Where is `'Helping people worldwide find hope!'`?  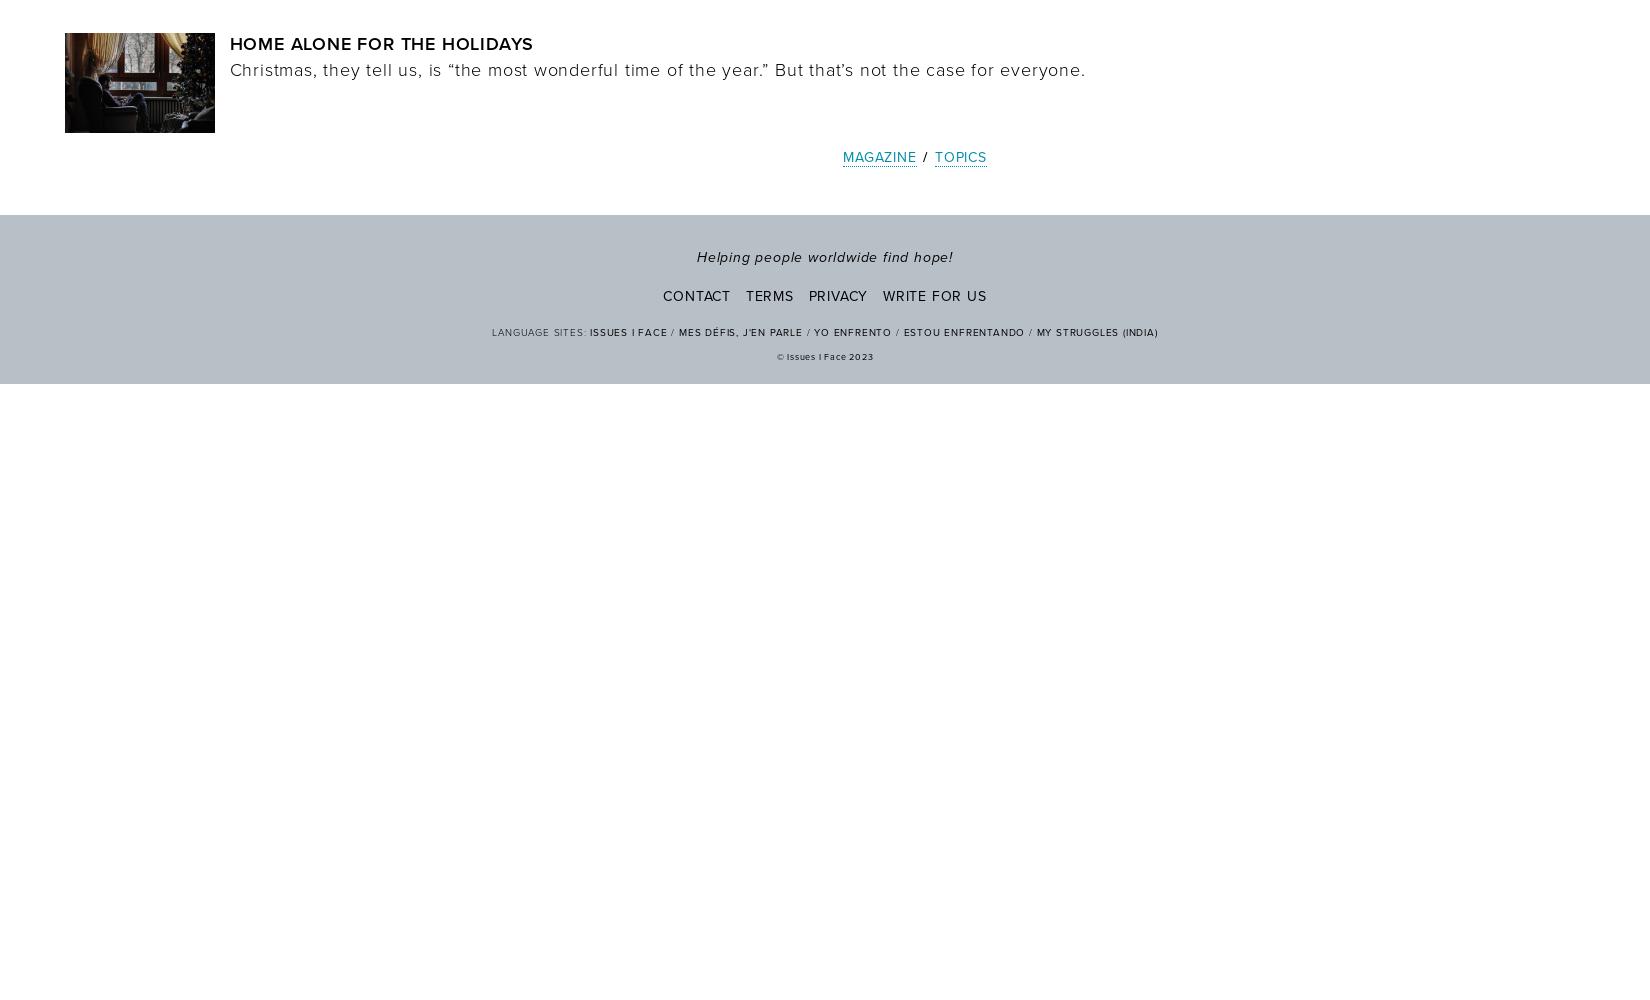 'Helping people worldwide find hope!' is located at coordinates (825, 256).